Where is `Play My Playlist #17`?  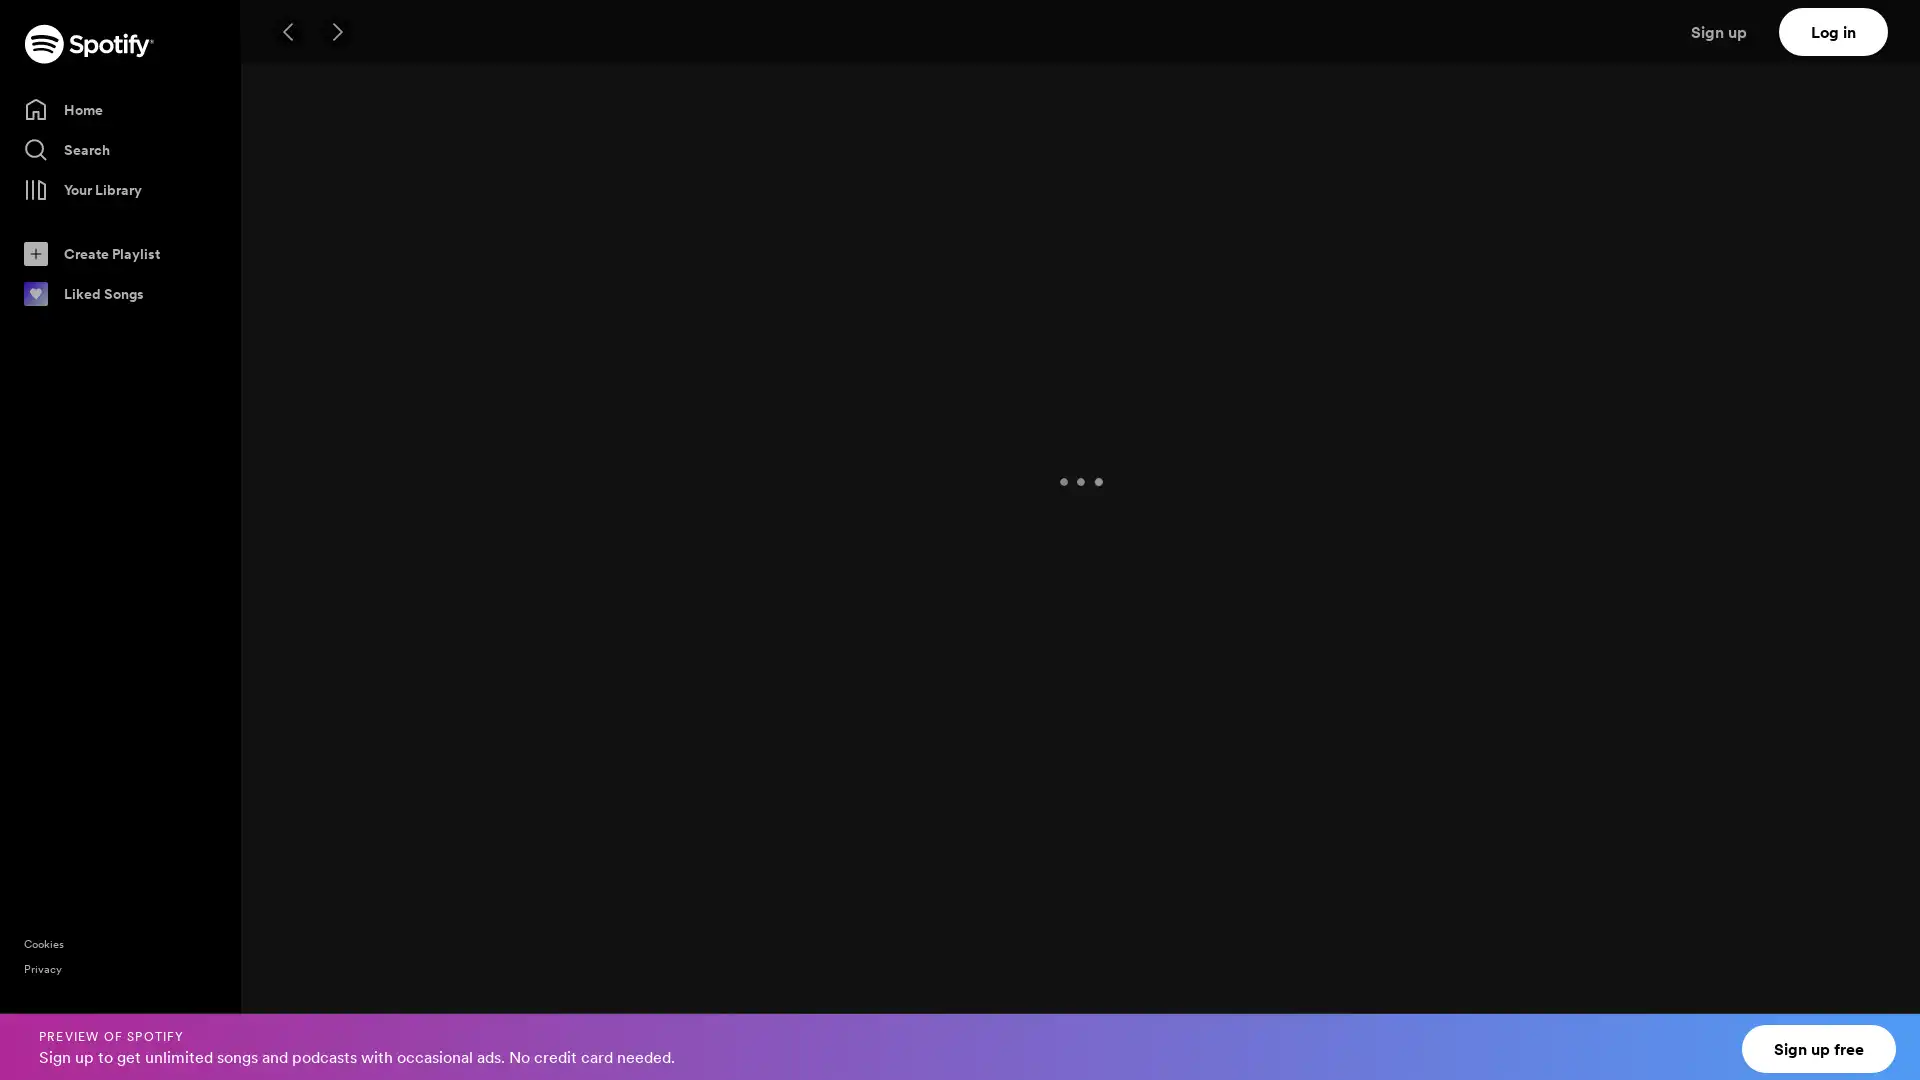 Play My Playlist #17 is located at coordinates (403, 608).